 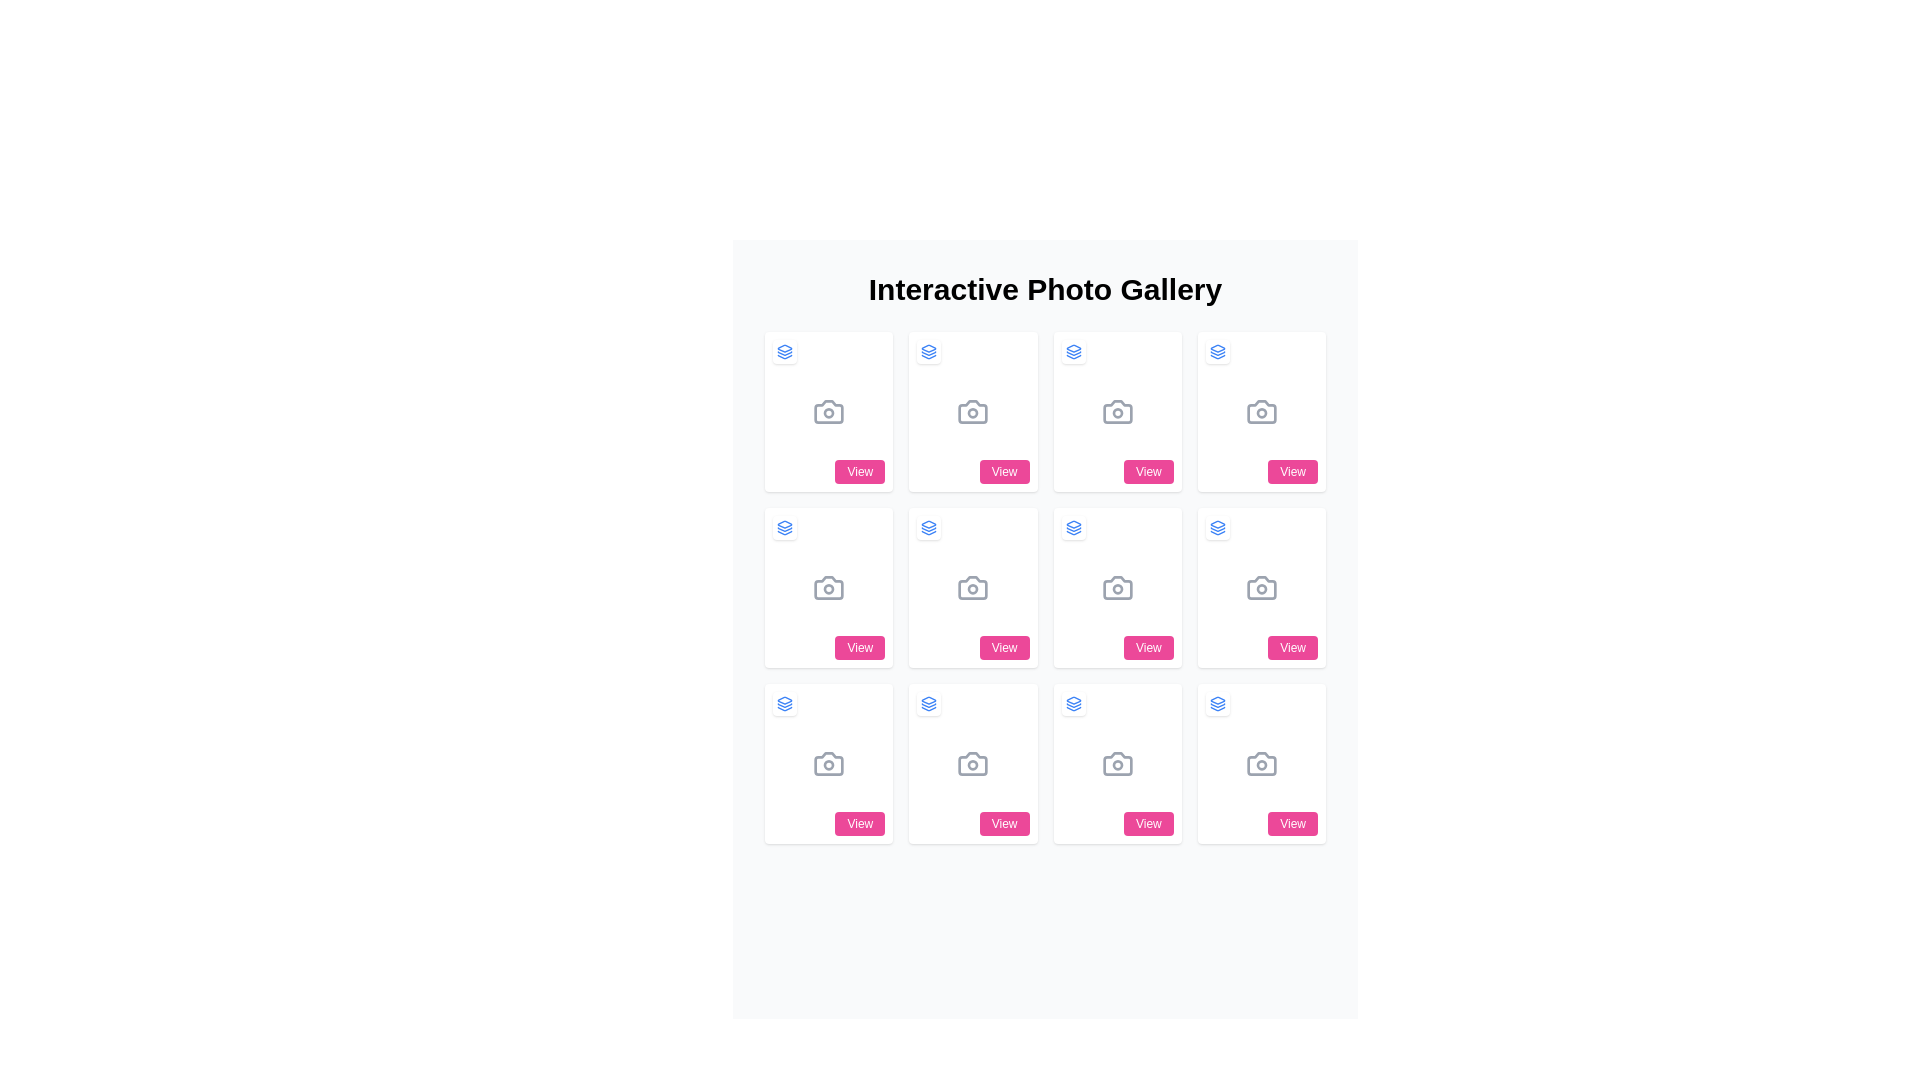 I want to click on the camera icon, which is located in the last card of the fourth row in a photo gallery interface, characterized by its simple outline and circular lens, so click(x=1260, y=763).